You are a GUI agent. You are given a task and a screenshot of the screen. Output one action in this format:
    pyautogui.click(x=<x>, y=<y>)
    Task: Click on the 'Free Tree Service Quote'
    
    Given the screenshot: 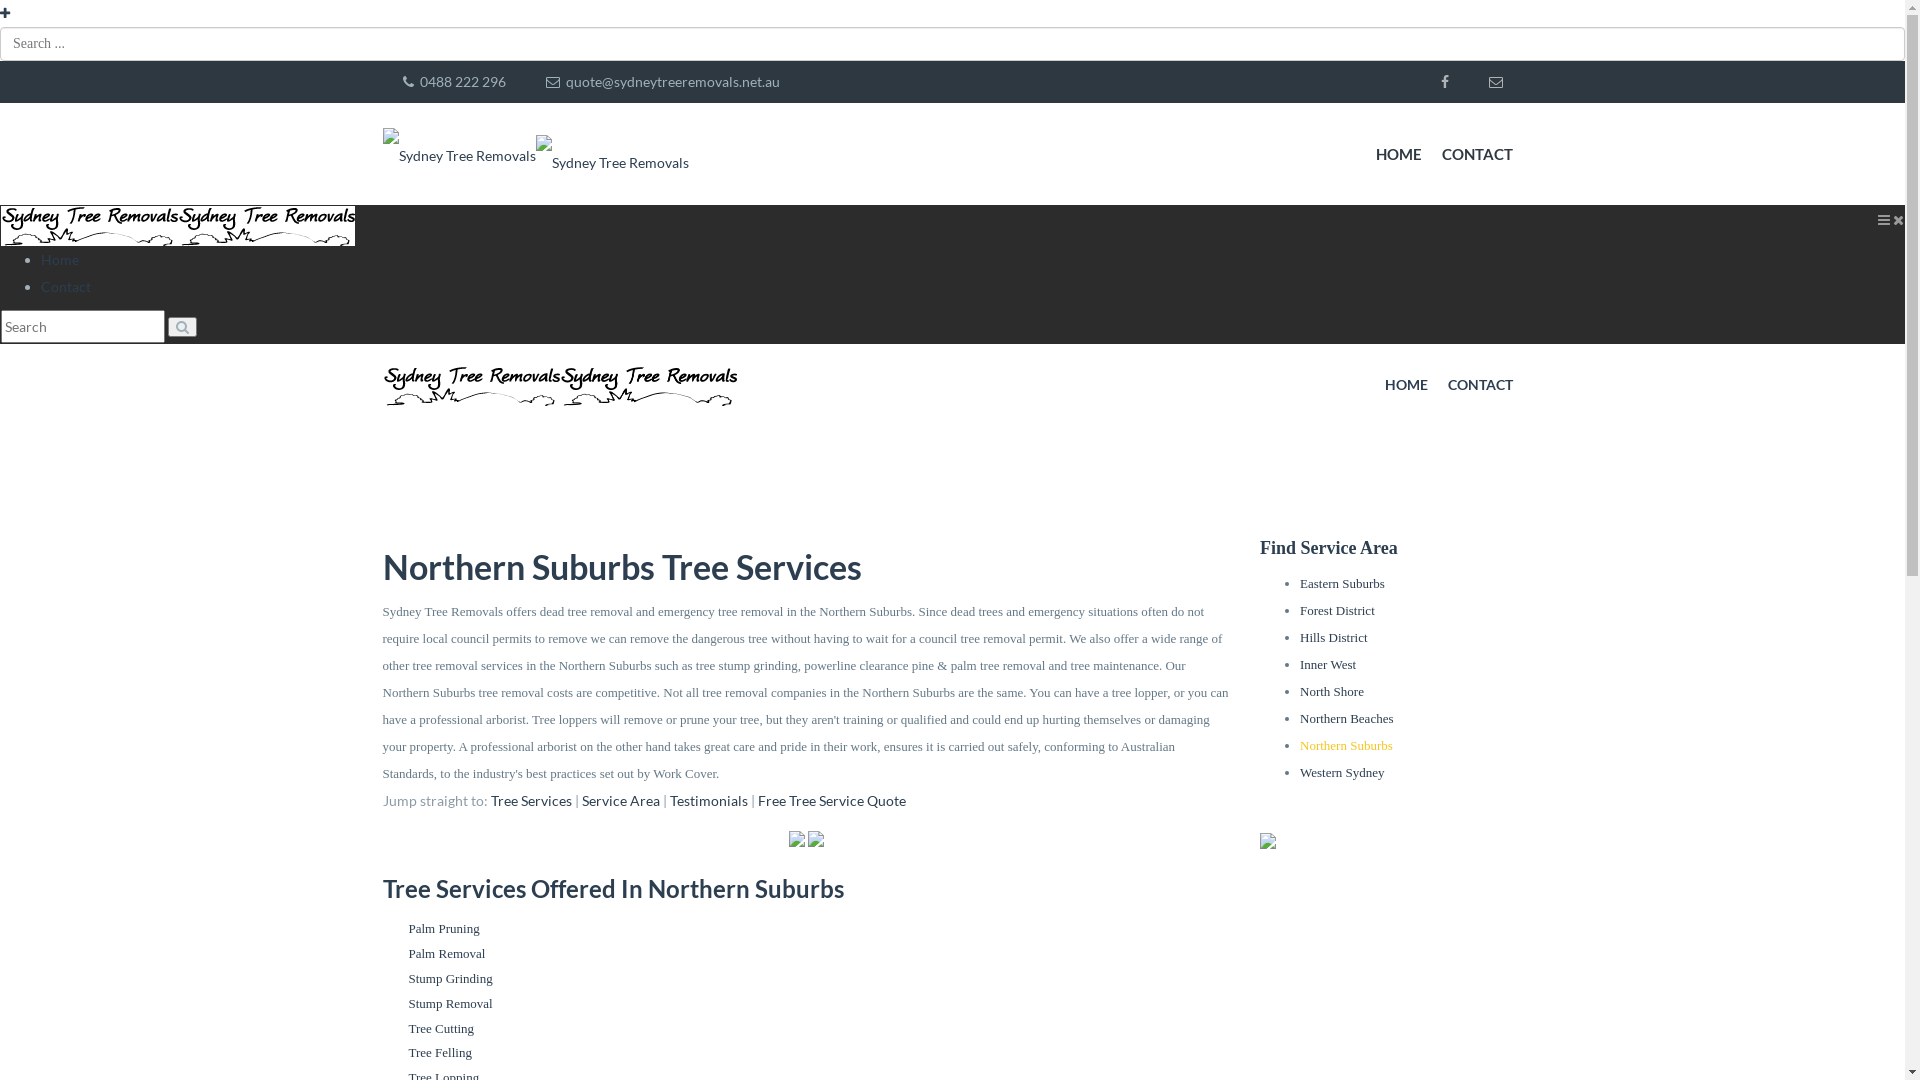 What is the action you would take?
    pyautogui.click(x=757, y=799)
    